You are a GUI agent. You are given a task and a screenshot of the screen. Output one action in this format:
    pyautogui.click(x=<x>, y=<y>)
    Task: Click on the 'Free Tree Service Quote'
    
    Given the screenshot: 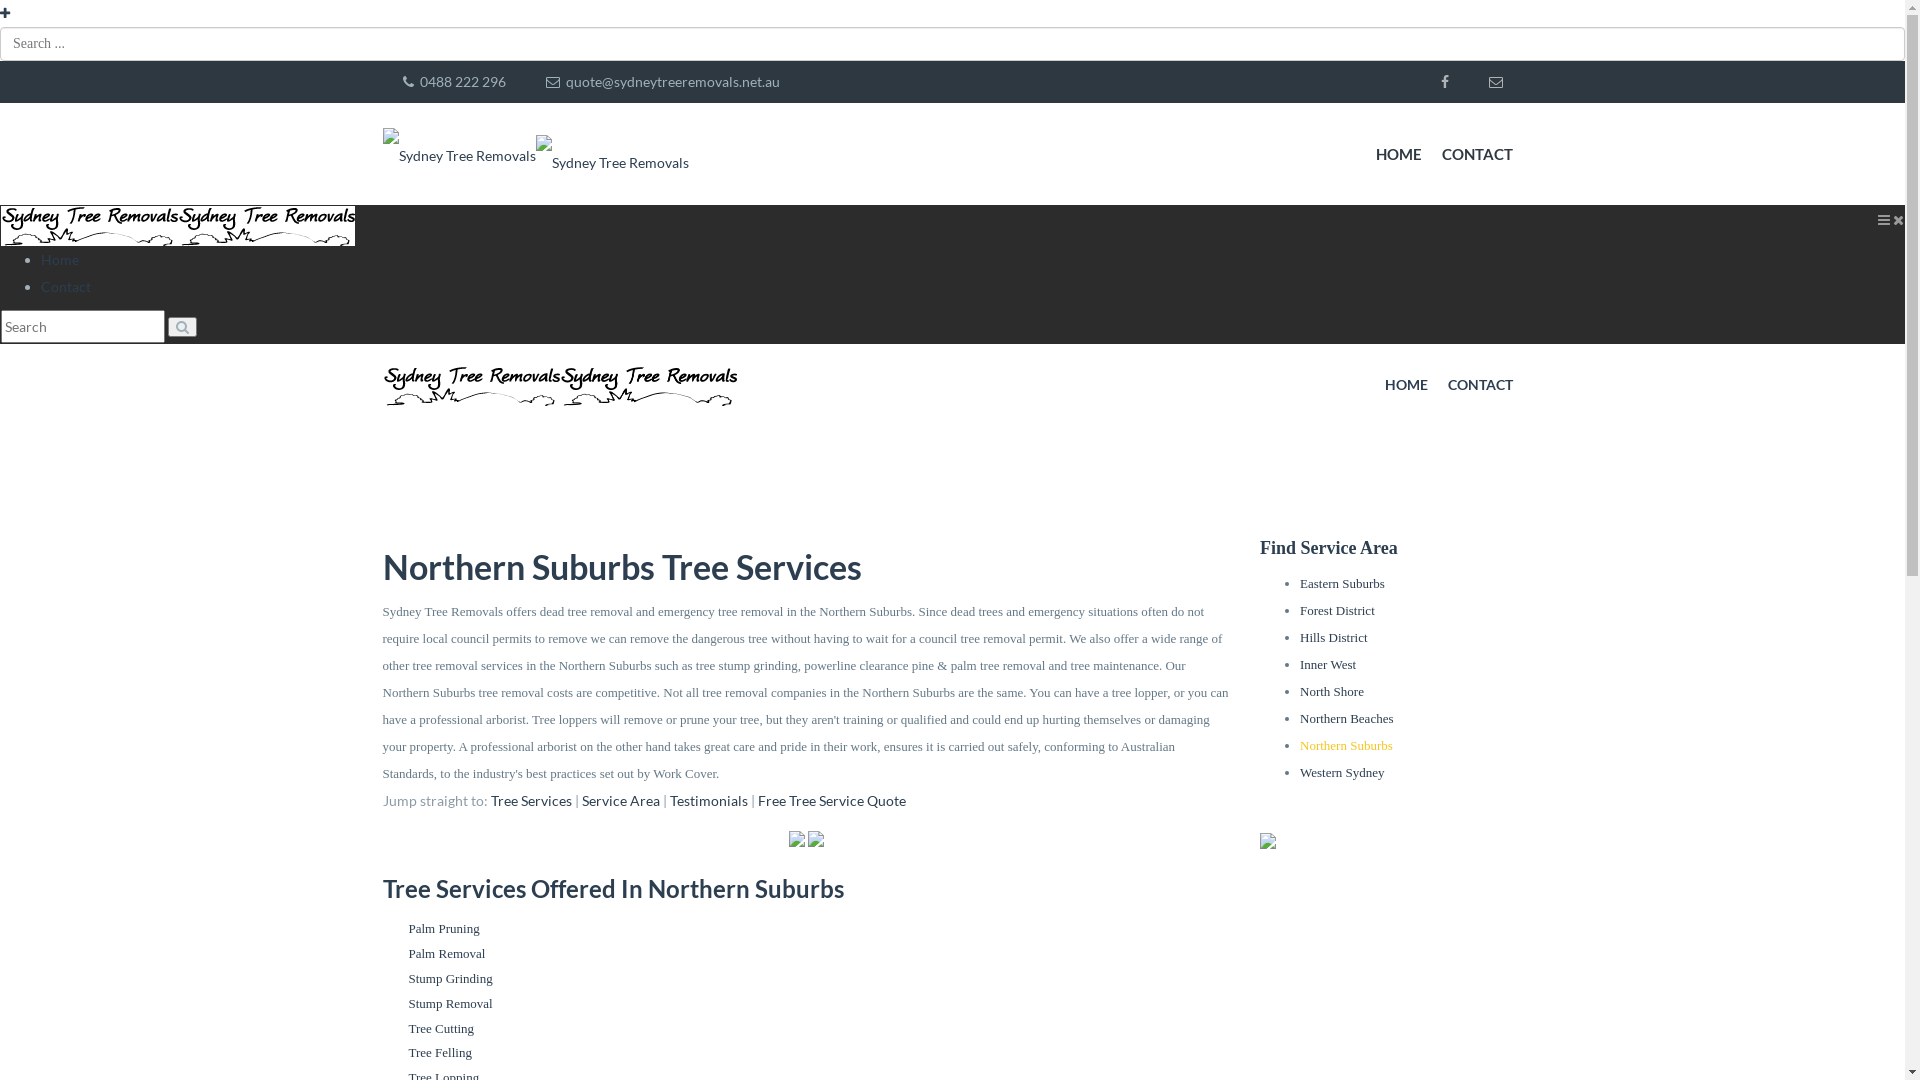 What is the action you would take?
    pyautogui.click(x=757, y=799)
    